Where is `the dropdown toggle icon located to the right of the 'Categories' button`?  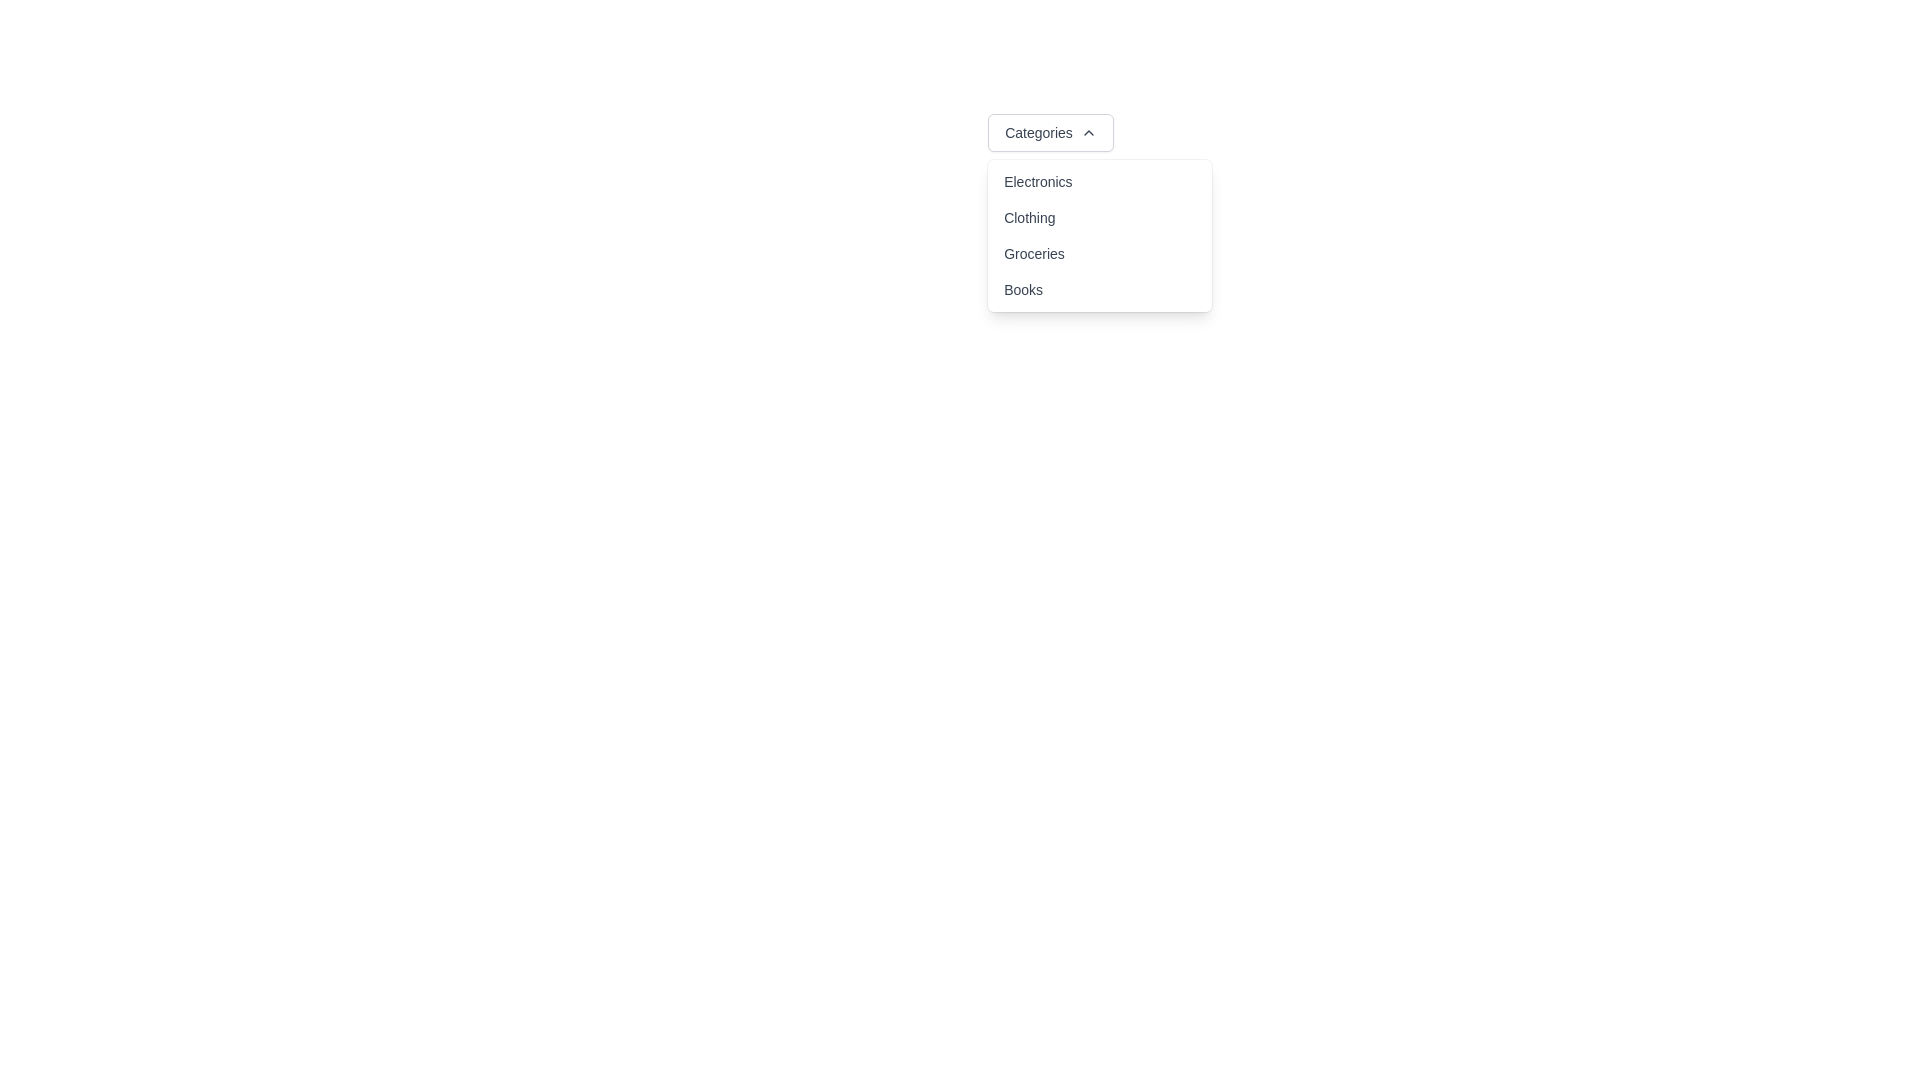
the dropdown toggle icon located to the right of the 'Categories' button is located at coordinates (1087, 132).